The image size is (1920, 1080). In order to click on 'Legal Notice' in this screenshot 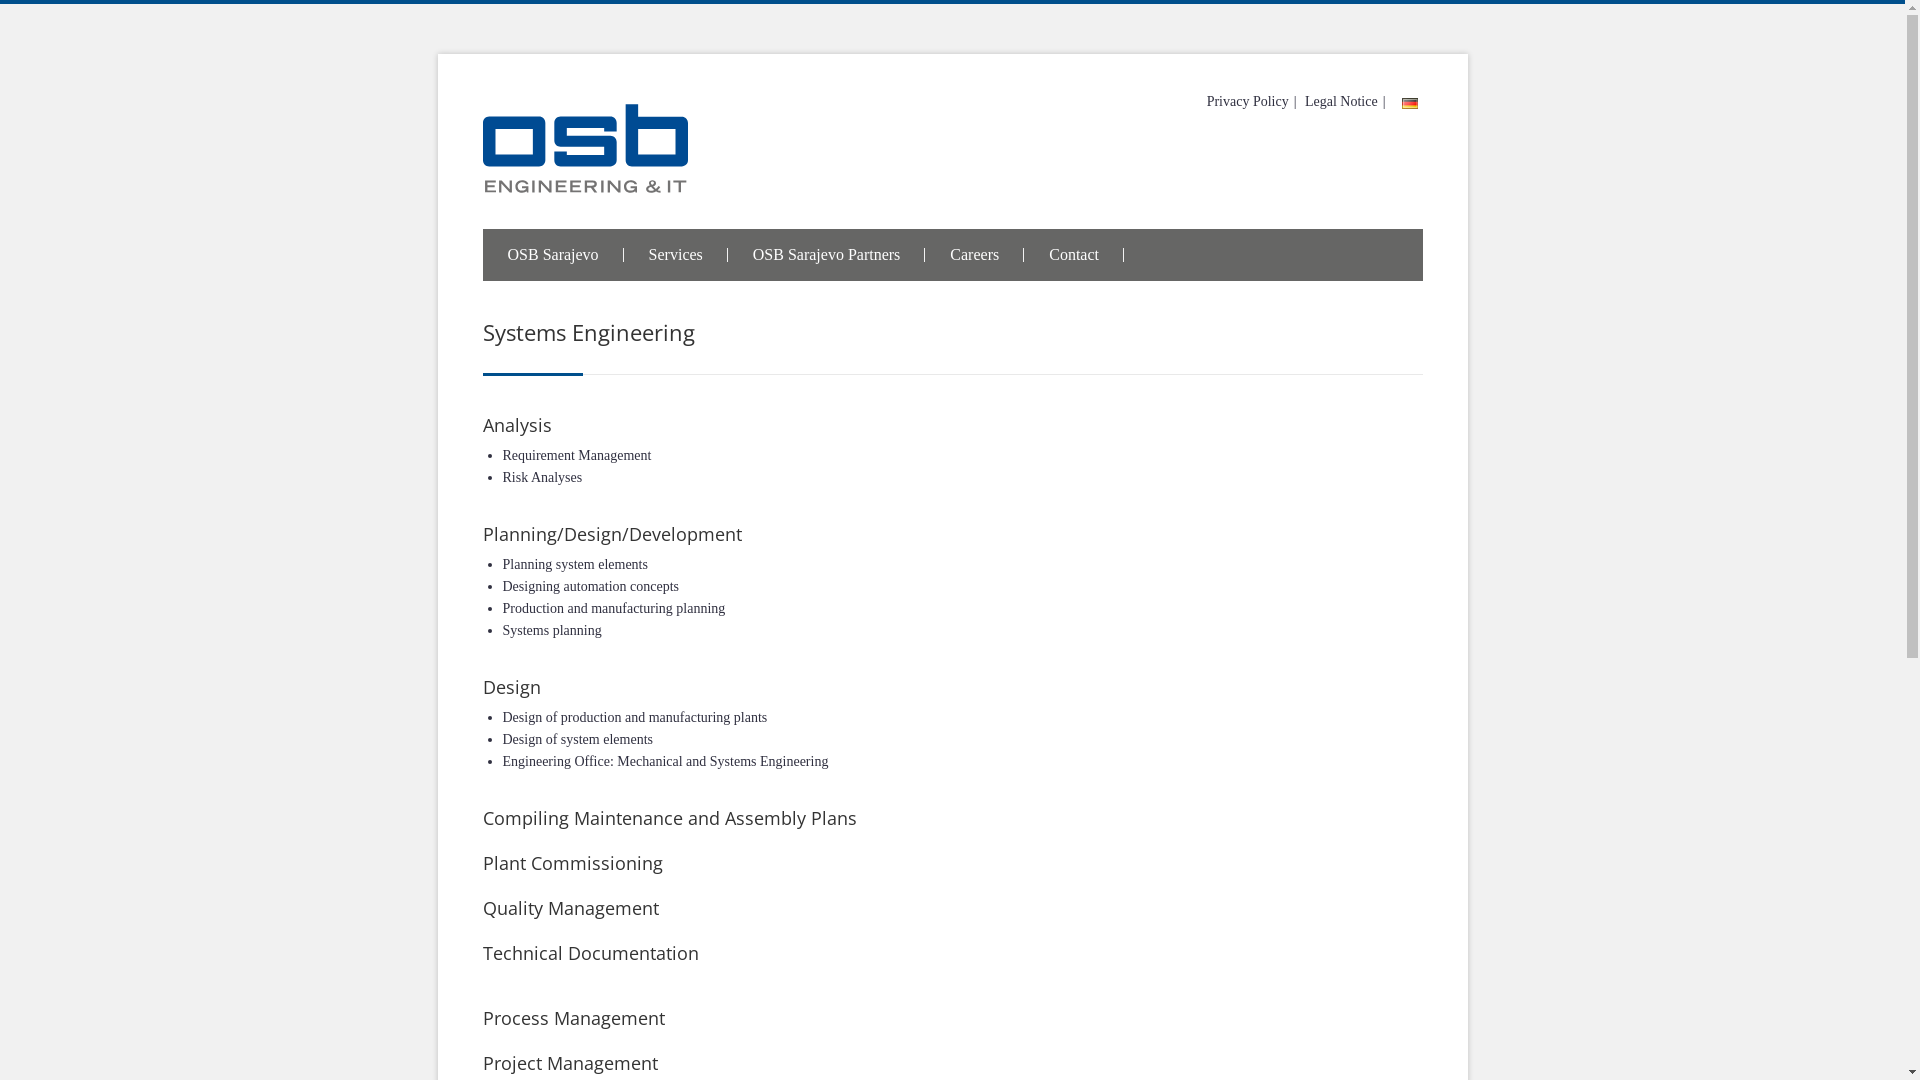, I will do `click(1341, 101)`.